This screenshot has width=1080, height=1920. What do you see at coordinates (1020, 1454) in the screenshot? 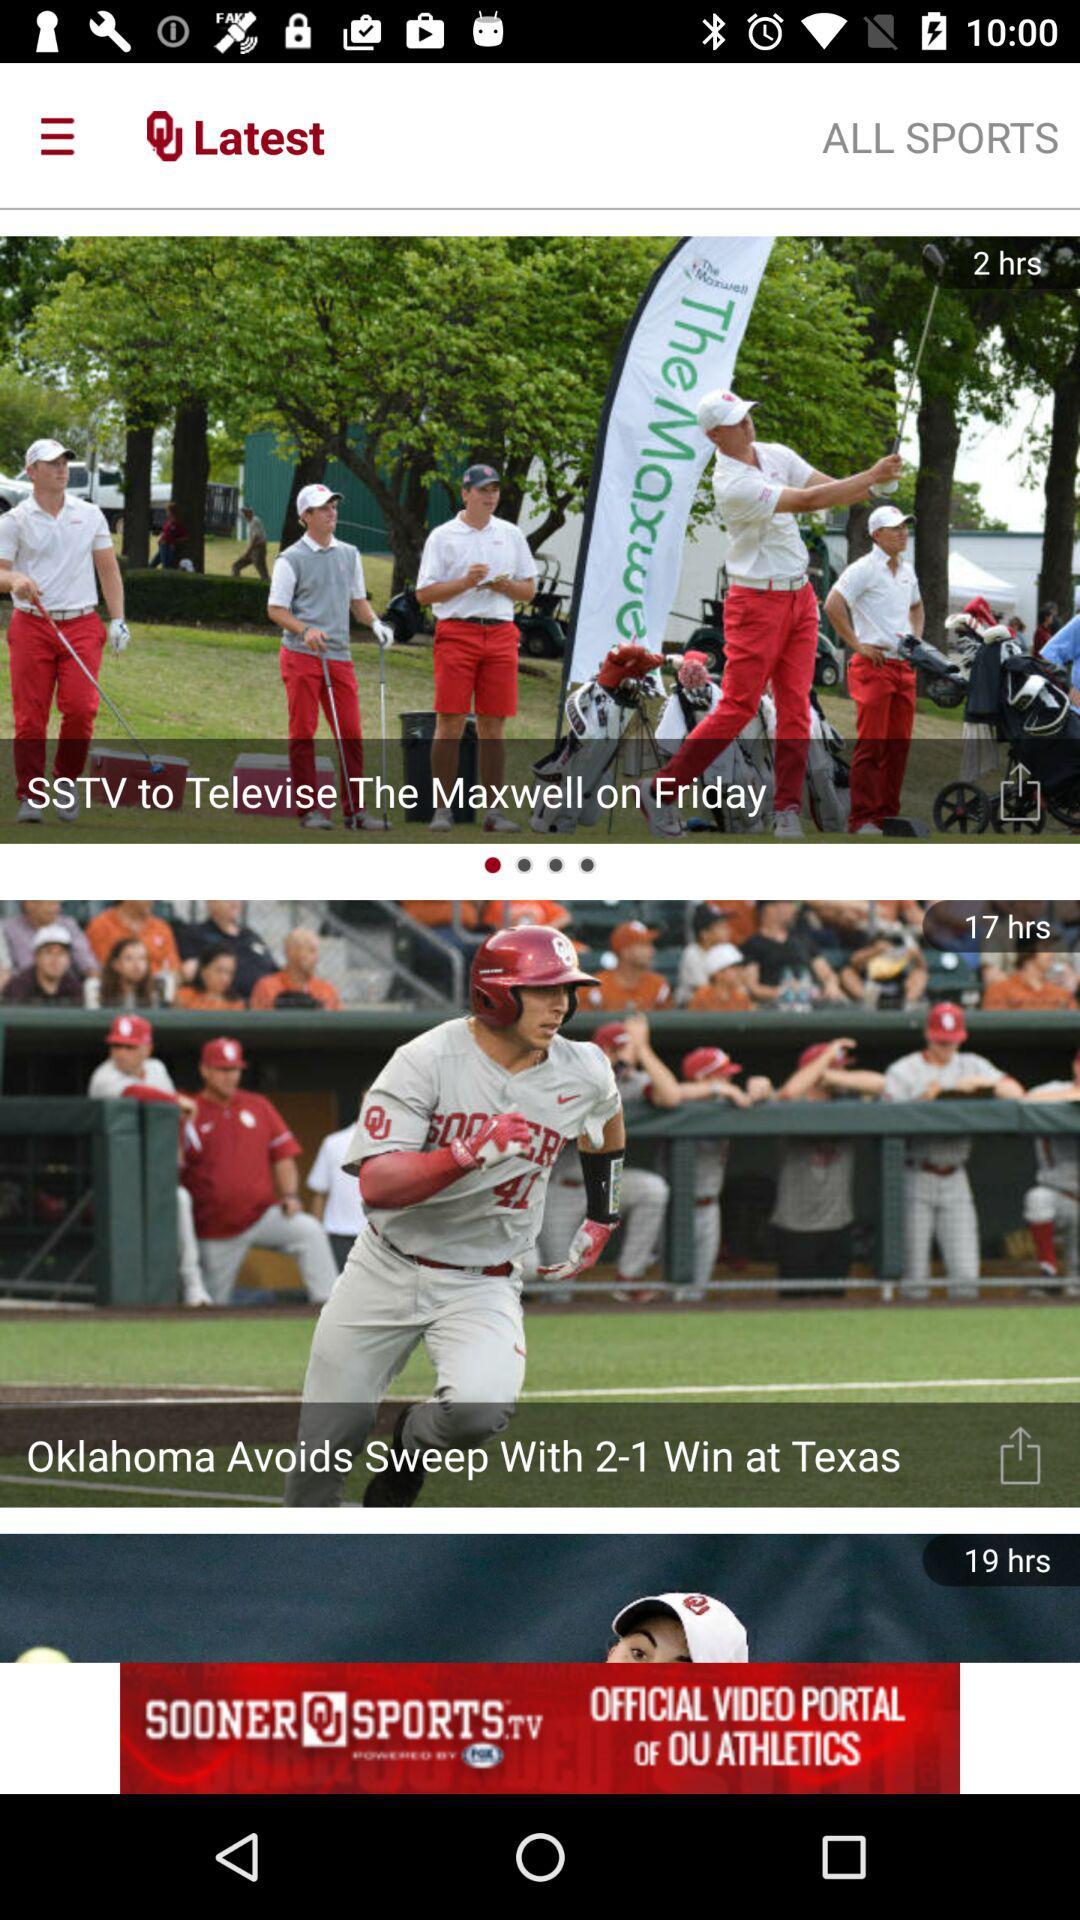
I see `upload file` at bounding box center [1020, 1454].